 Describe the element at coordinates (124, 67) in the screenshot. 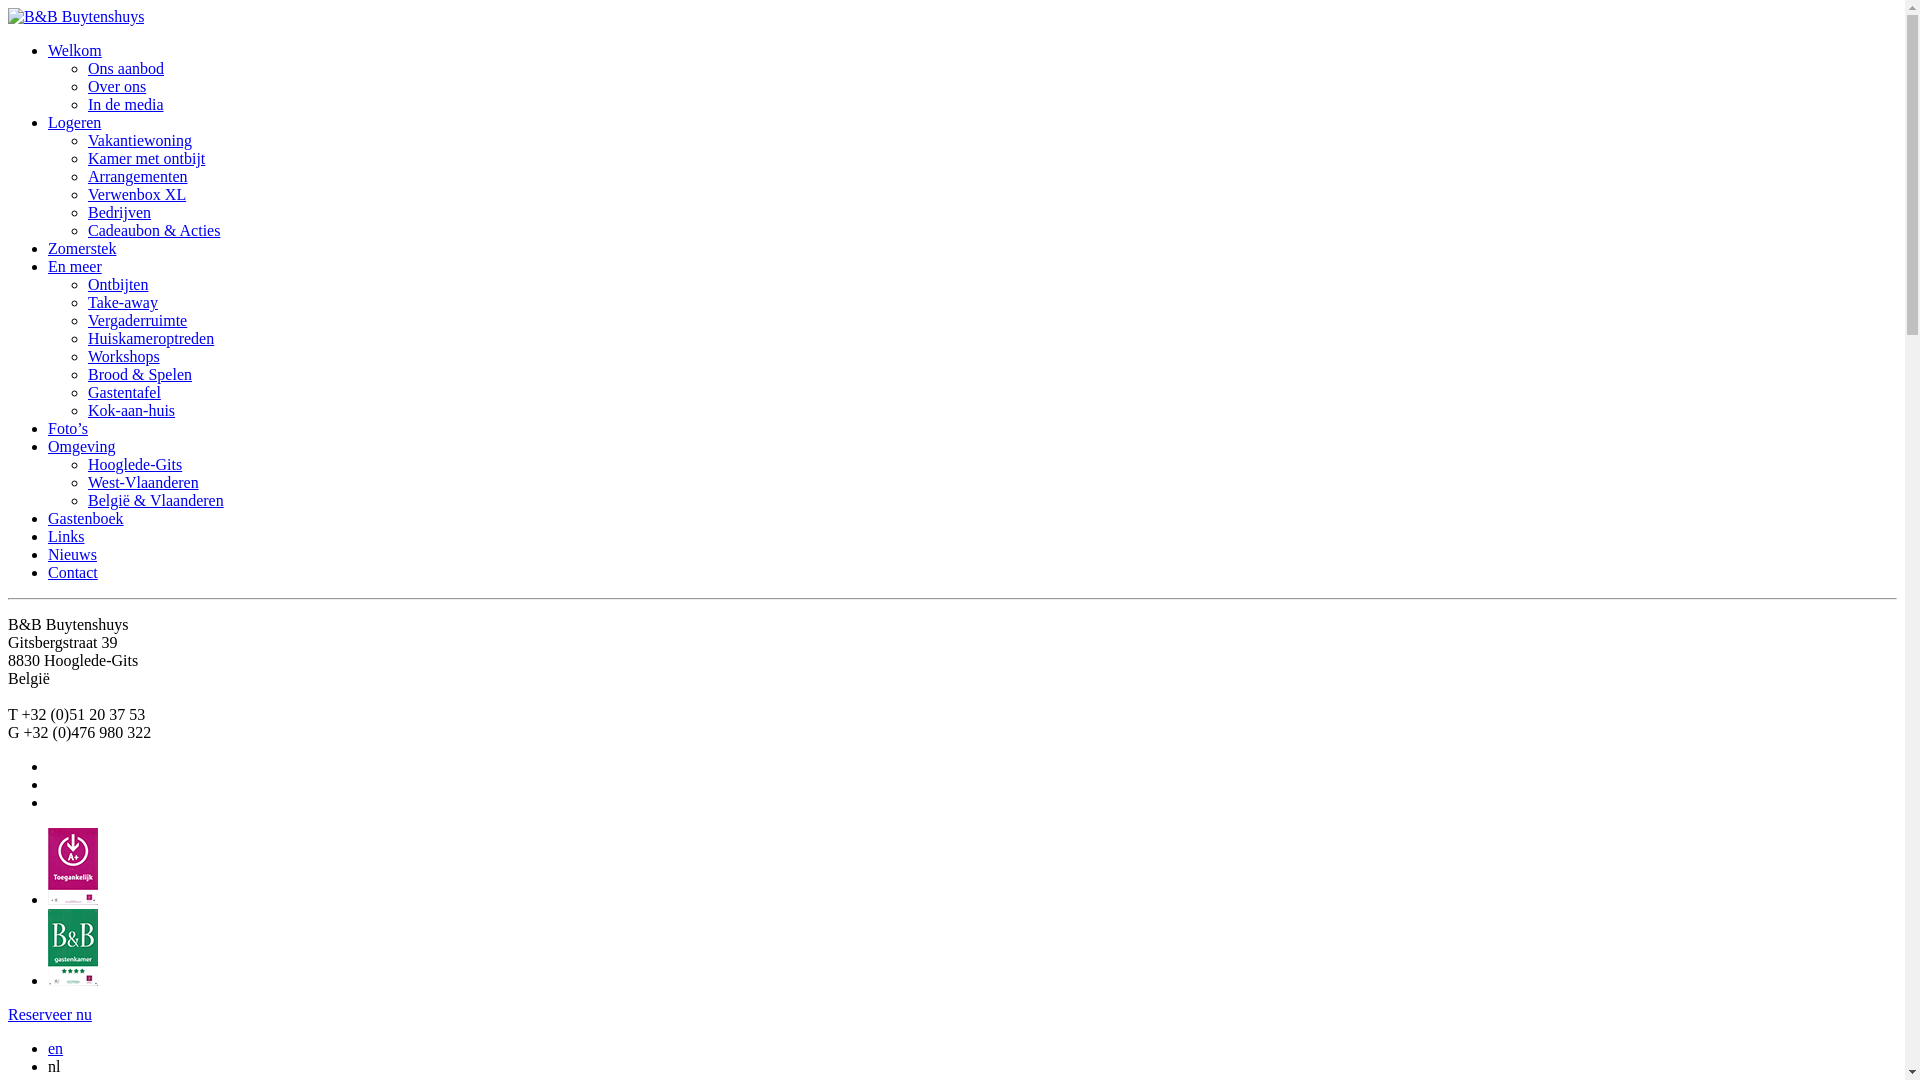

I see `'Ons aanbod'` at that location.